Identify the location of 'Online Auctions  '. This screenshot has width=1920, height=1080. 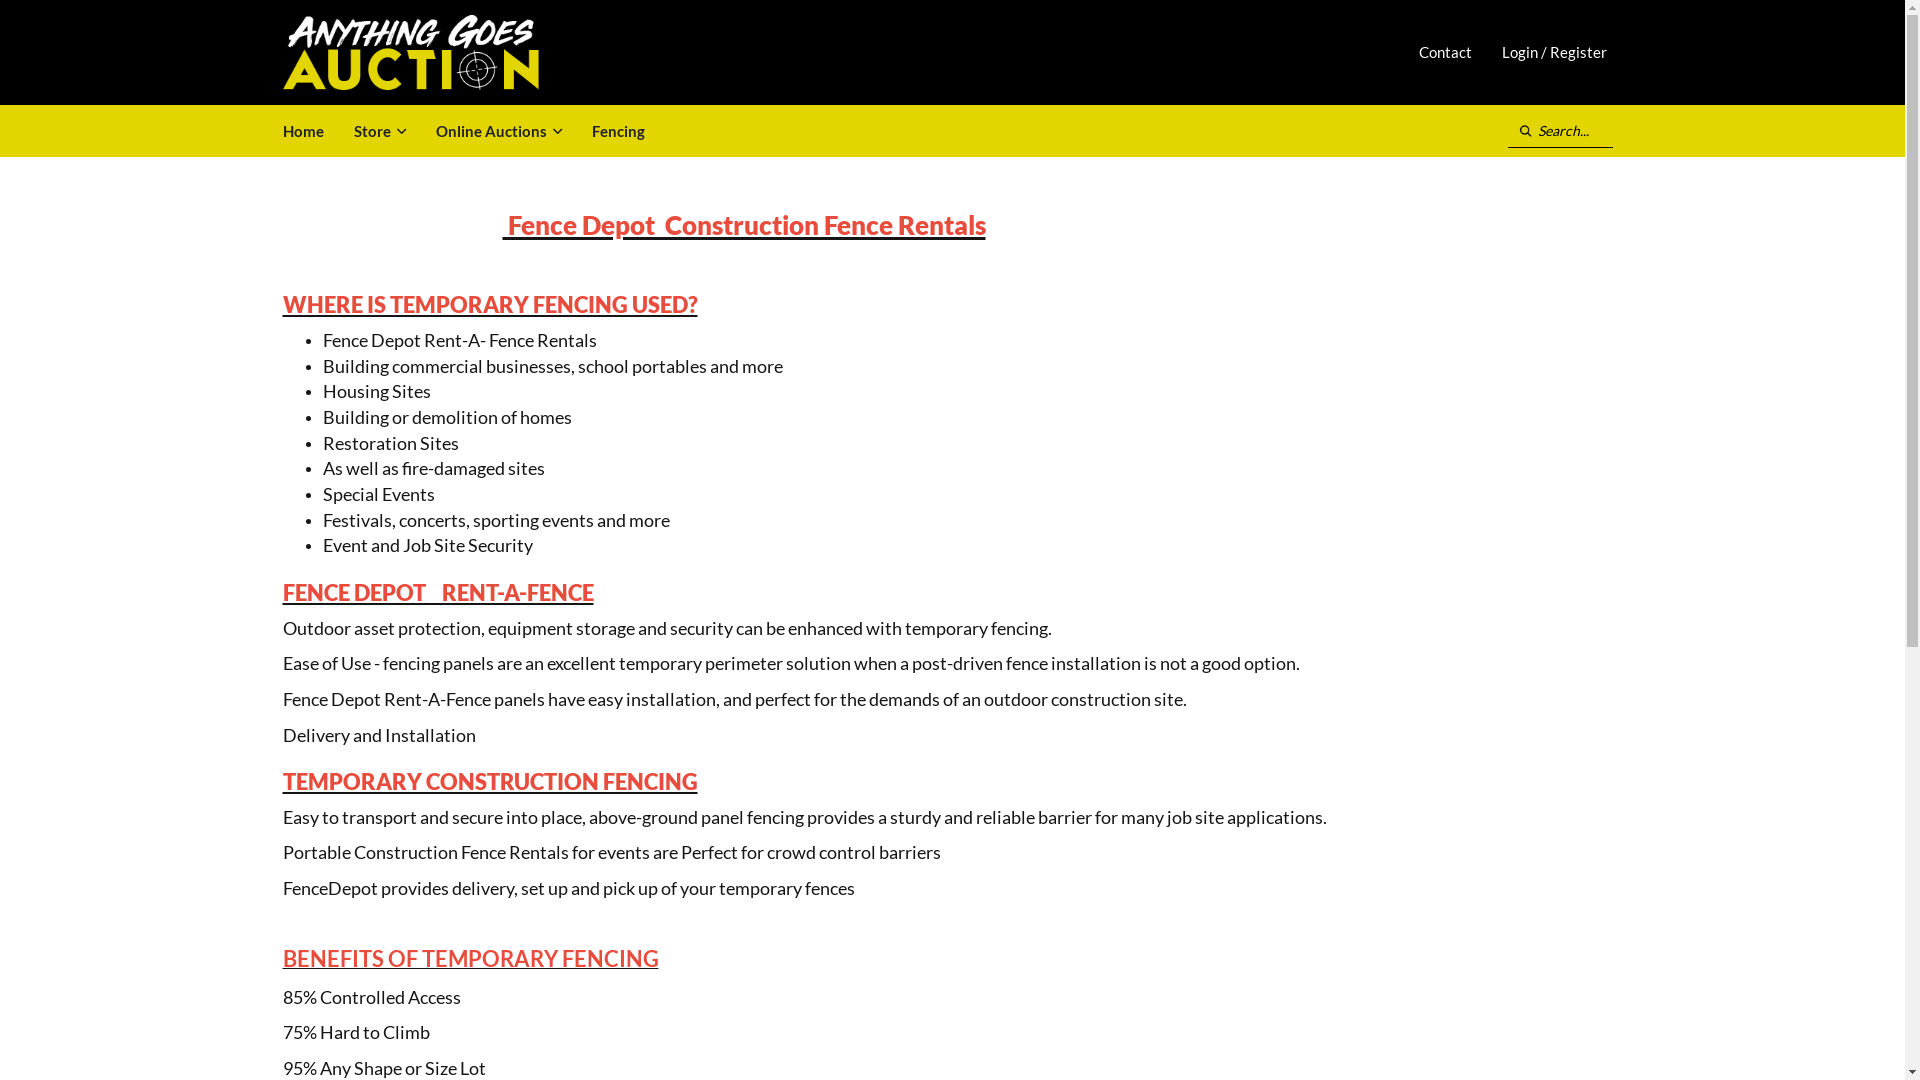
(419, 131).